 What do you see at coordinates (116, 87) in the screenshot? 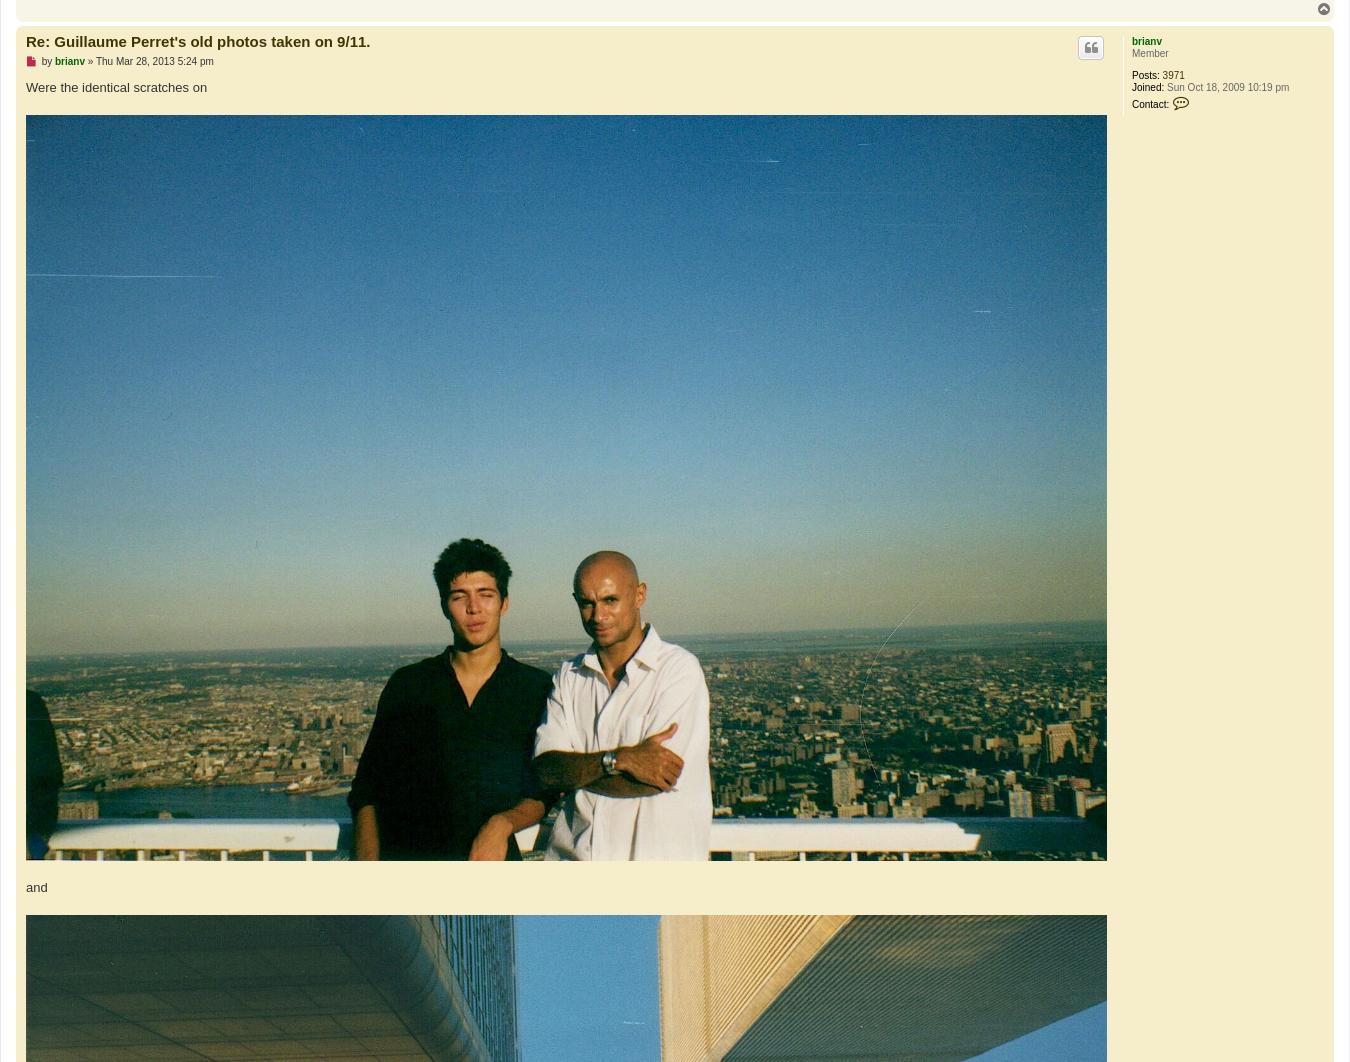
I see `'Were the identical scratches on'` at bounding box center [116, 87].